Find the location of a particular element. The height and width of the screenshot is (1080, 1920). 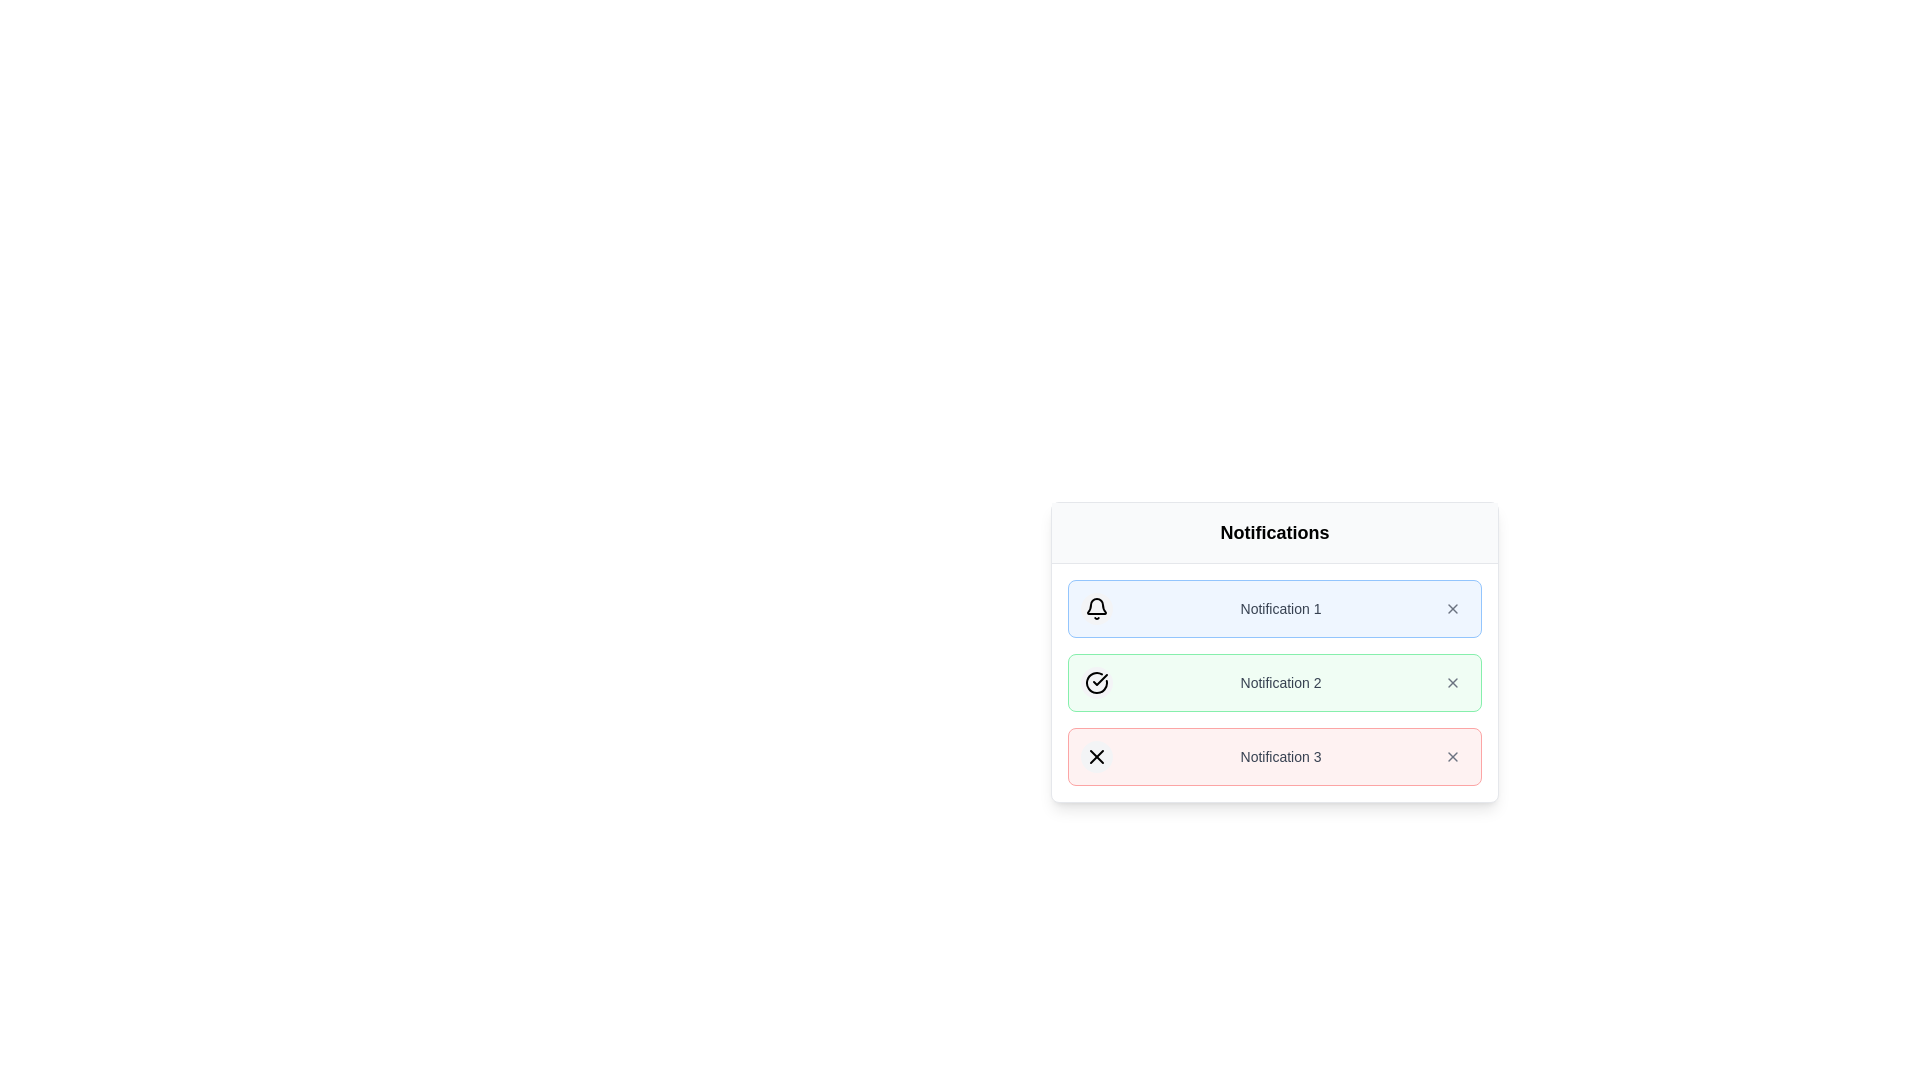

the label displaying the title or description for the associated notification, which is centrally aligned within the green-bordered card and is the second notification from the top in the list is located at coordinates (1281, 681).